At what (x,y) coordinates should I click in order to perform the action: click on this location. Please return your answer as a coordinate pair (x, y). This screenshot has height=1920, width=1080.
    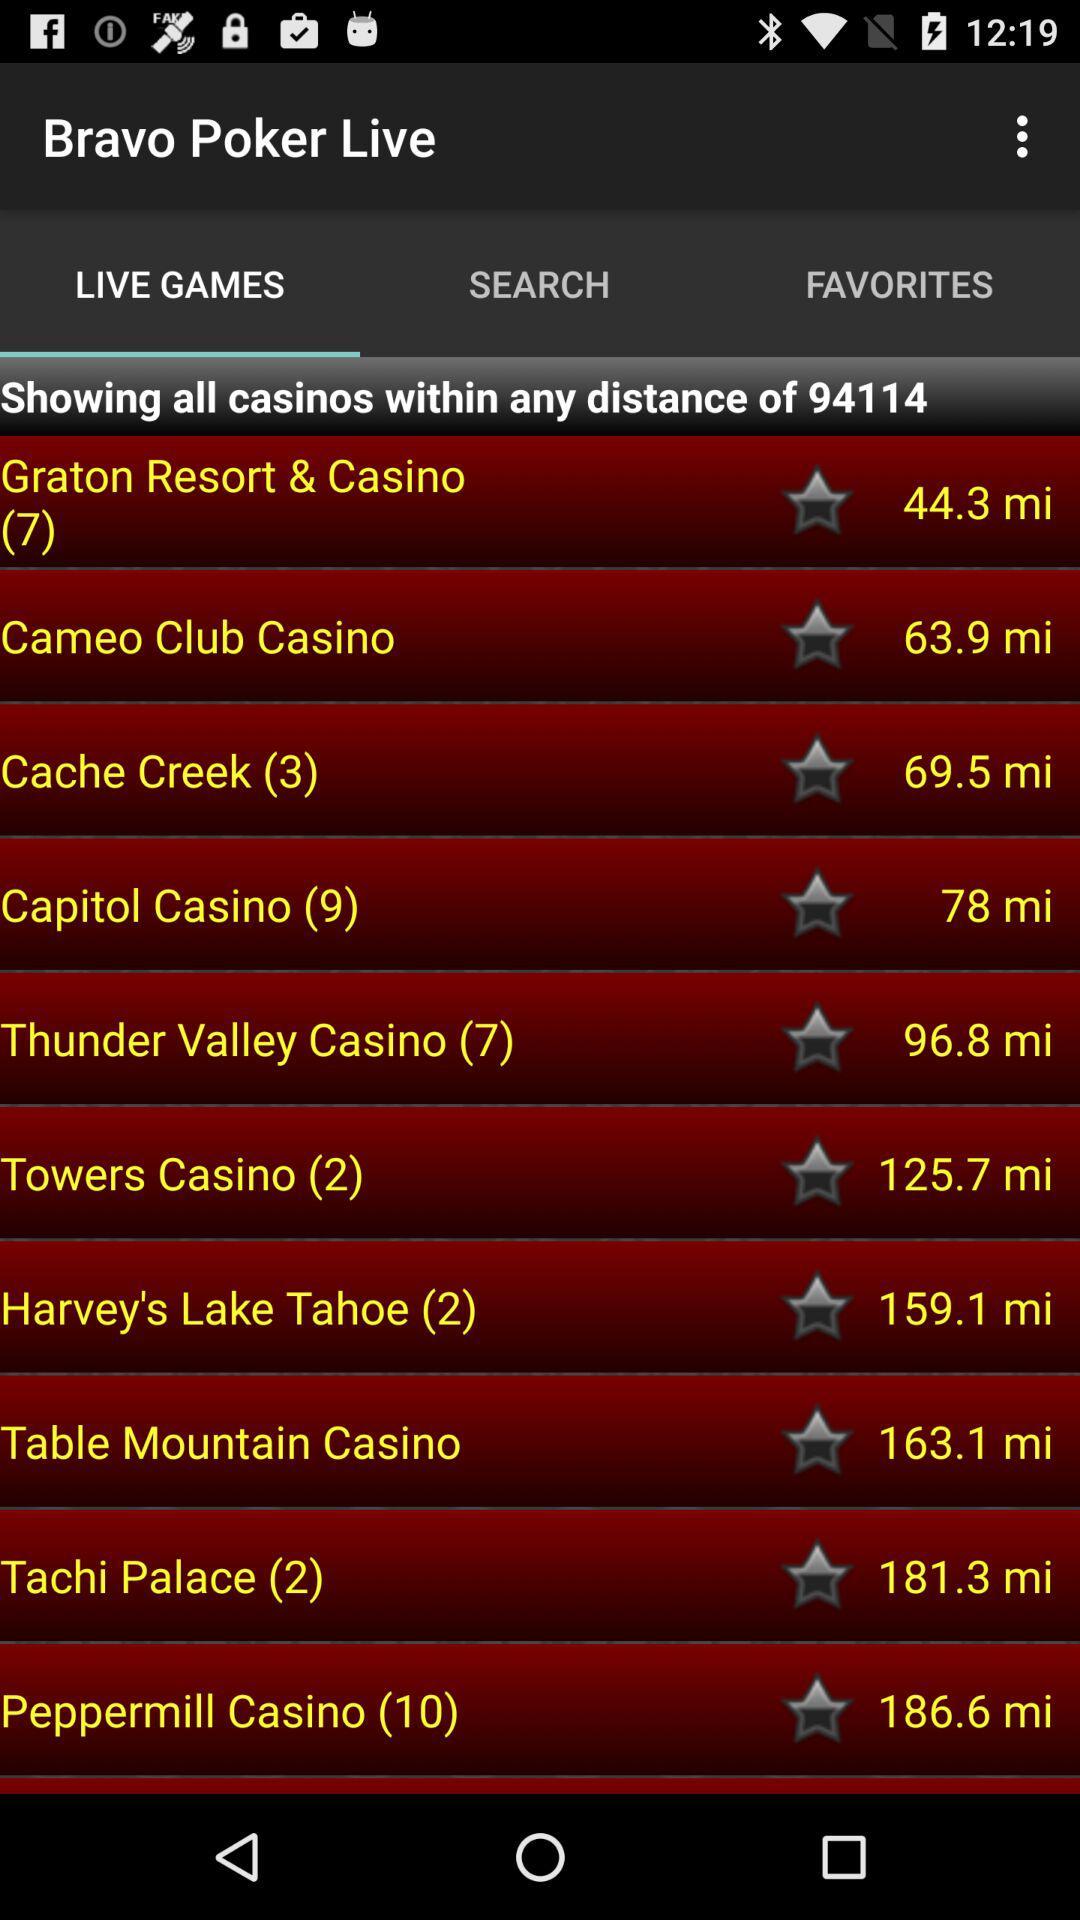
    Looking at the image, I should click on (817, 1306).